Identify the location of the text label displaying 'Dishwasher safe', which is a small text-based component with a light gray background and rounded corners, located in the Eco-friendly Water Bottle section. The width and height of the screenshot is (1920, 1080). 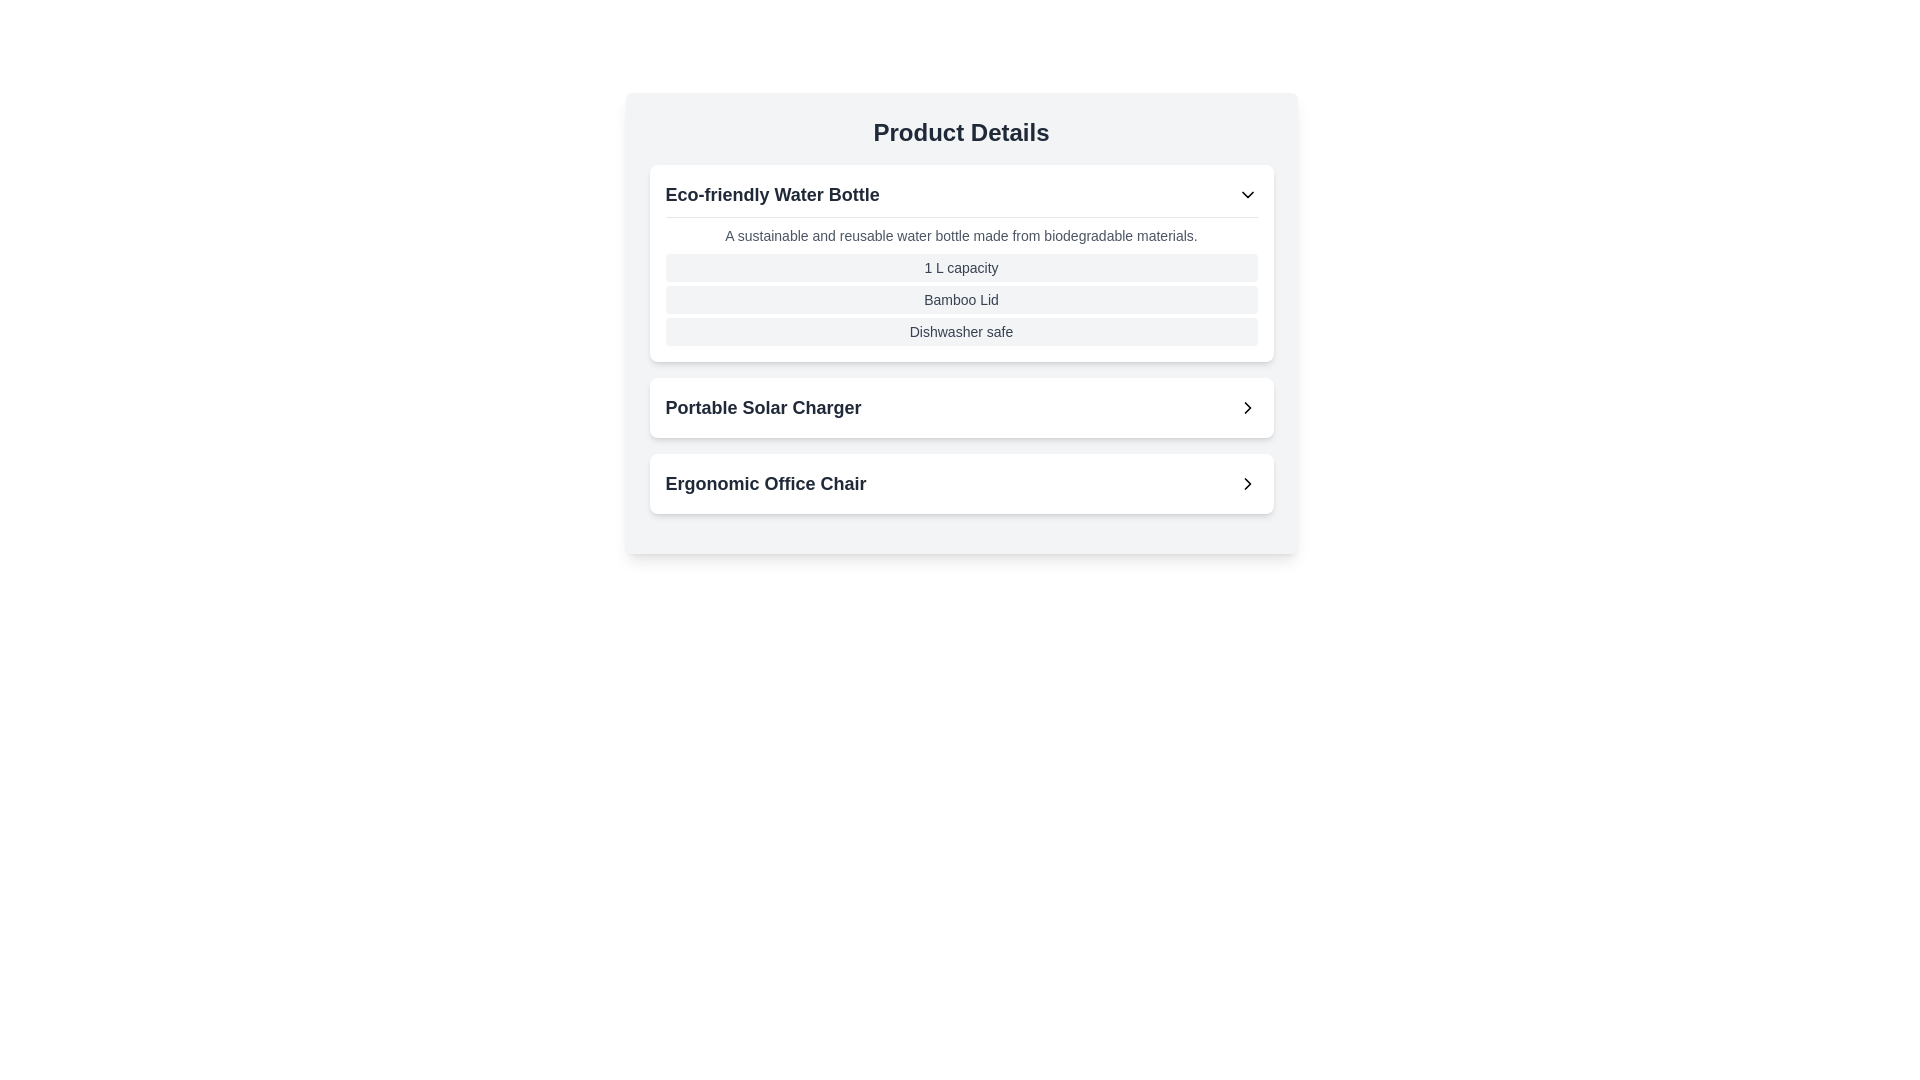
(961, 330).